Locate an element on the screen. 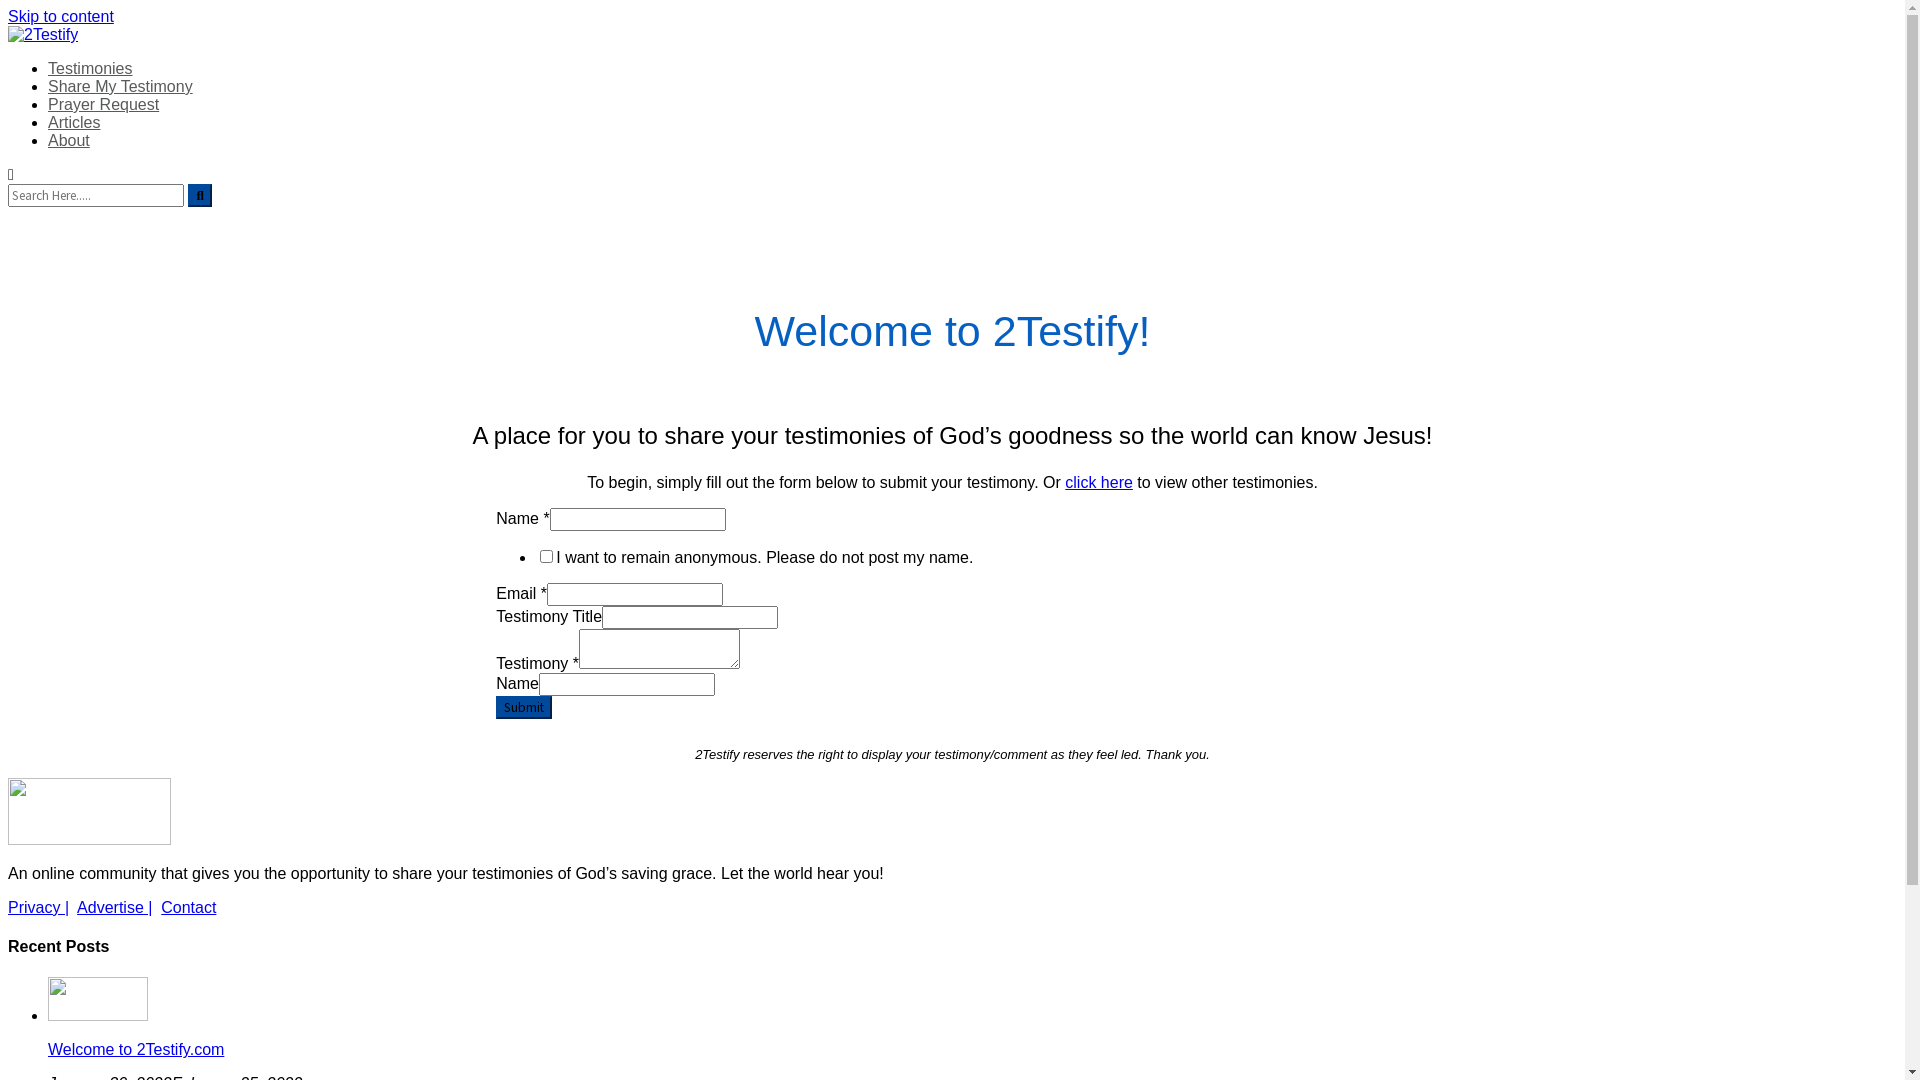  'Contact' is located at coordinates (188, 907).